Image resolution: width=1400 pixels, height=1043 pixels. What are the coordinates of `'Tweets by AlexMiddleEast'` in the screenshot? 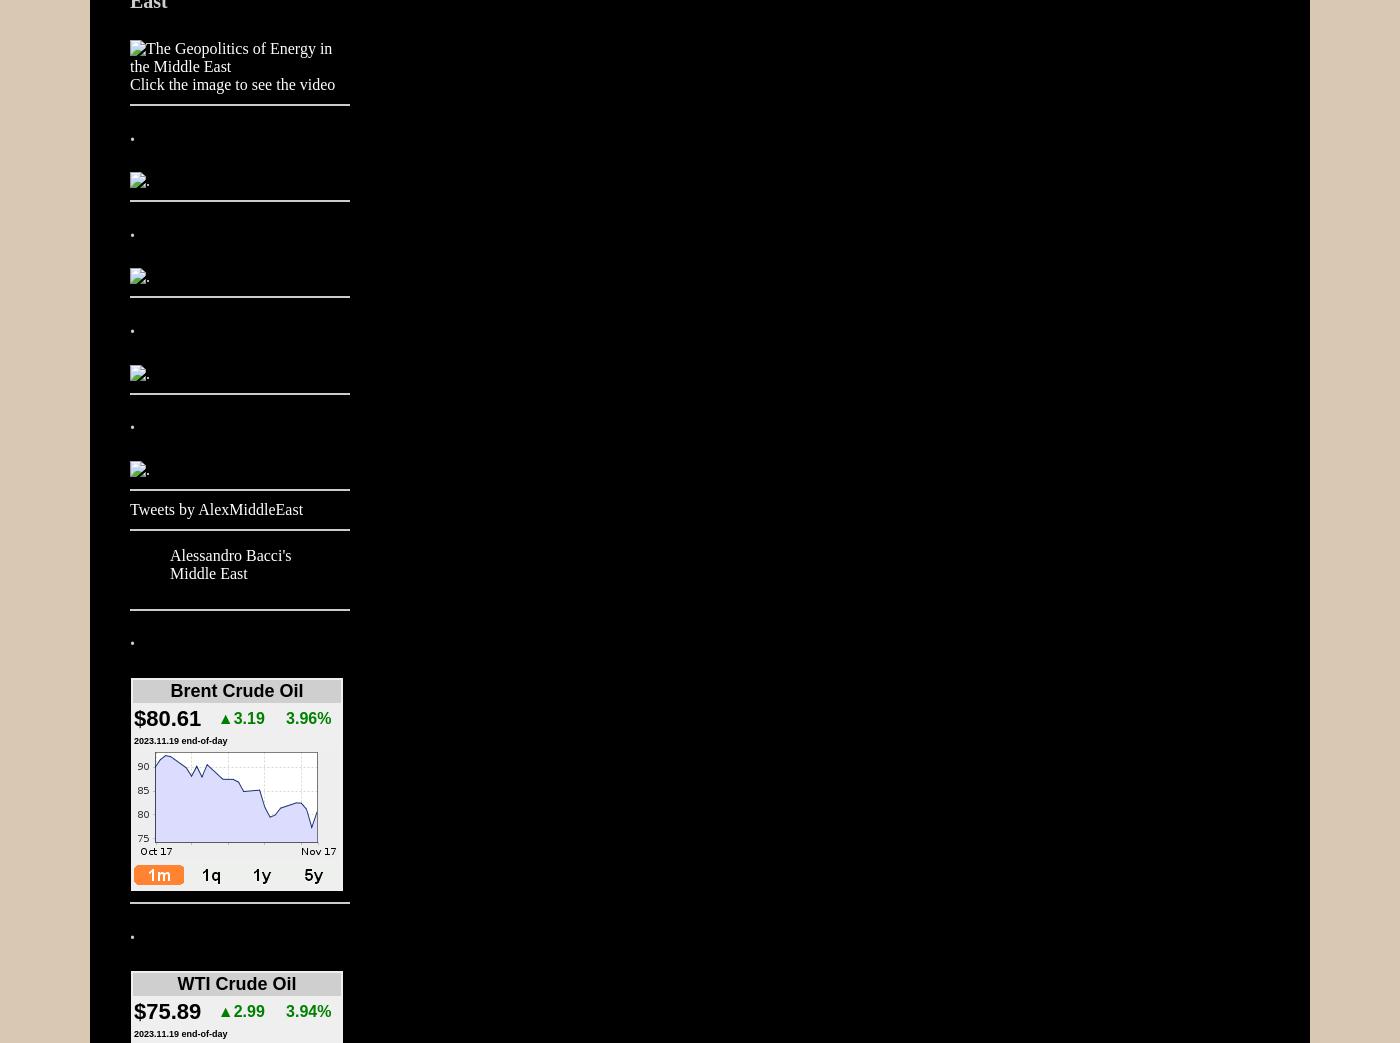 It's located at (130, 507).